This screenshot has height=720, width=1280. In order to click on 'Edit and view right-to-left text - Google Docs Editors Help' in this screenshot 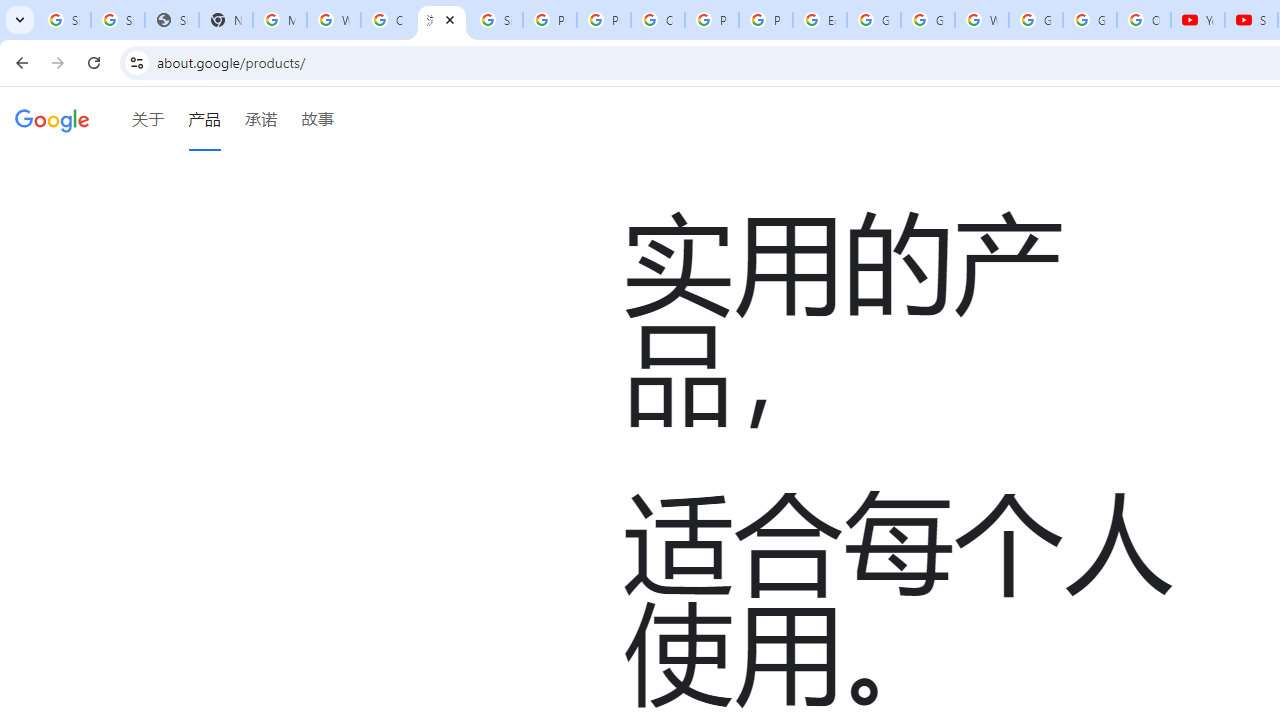, I will do `click(819, 20)`.